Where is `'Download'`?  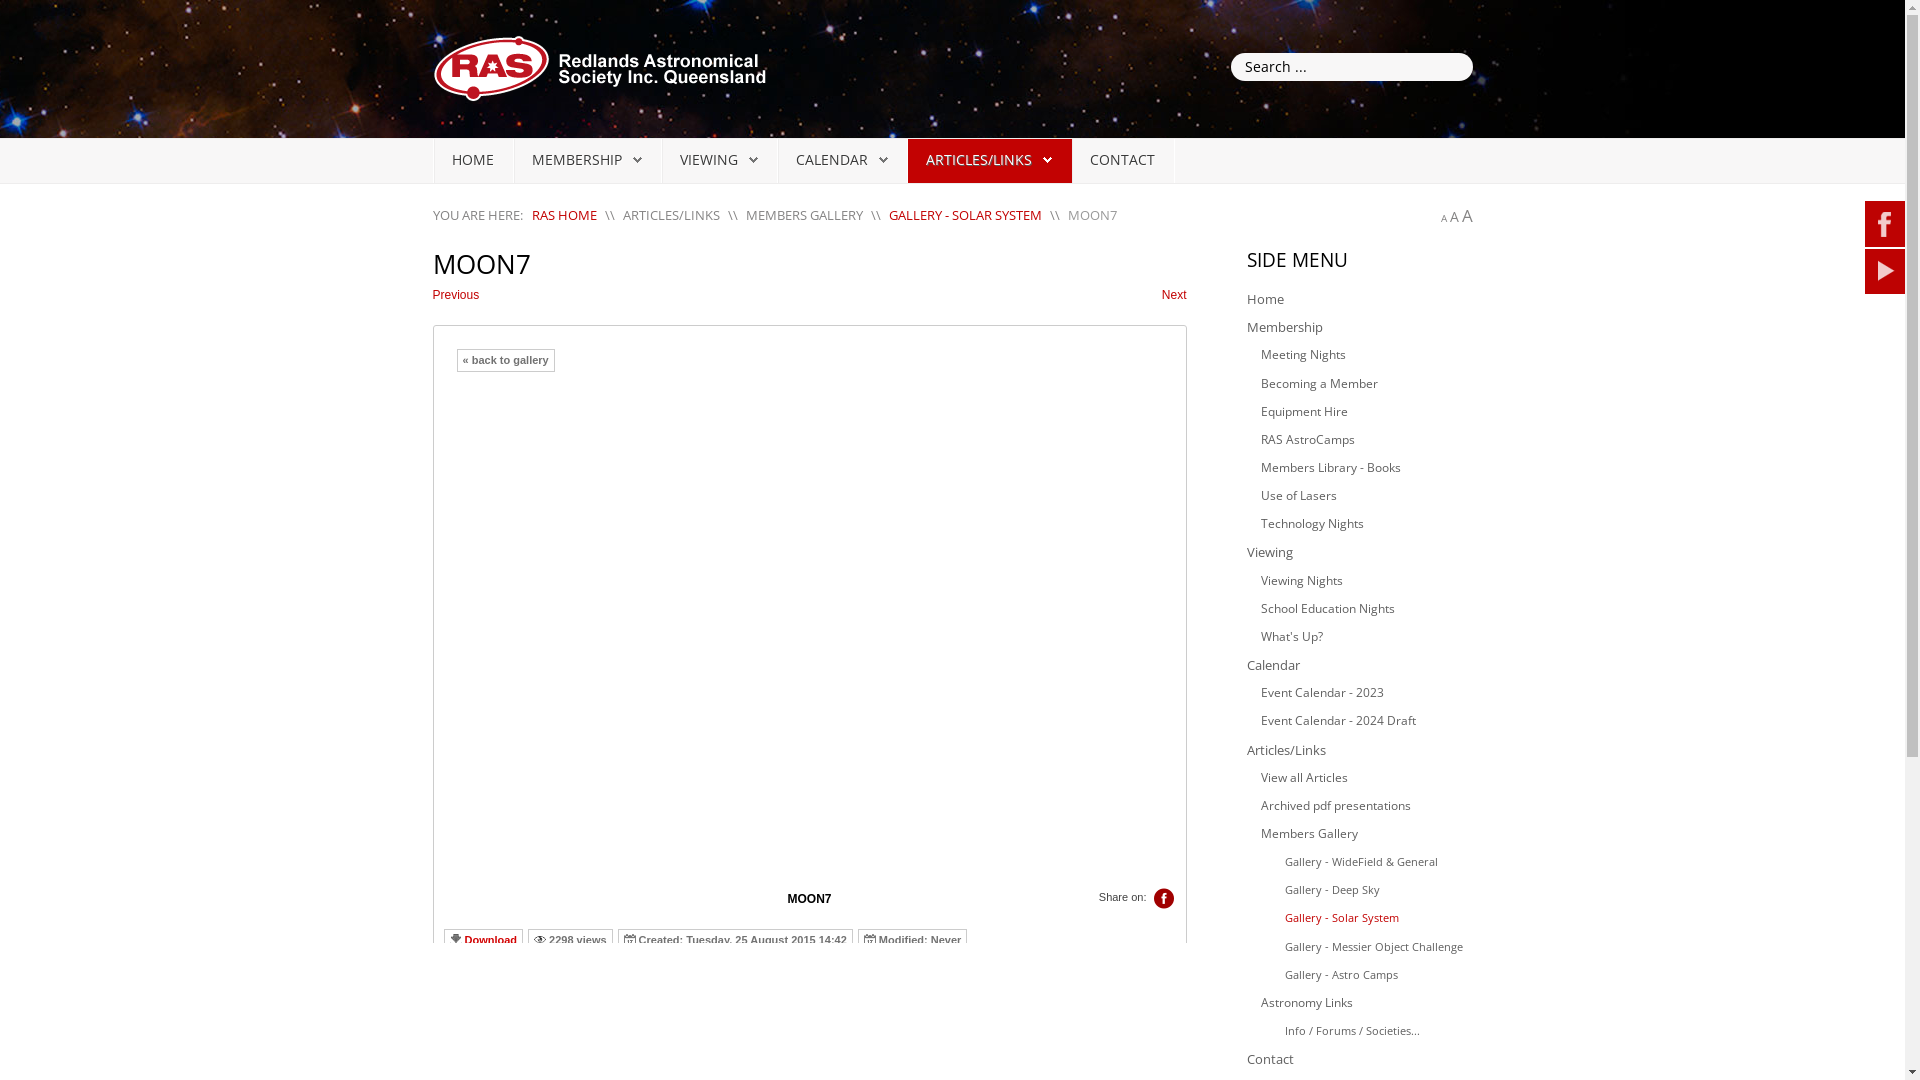 'Download' is located at coordinates (490, 940).